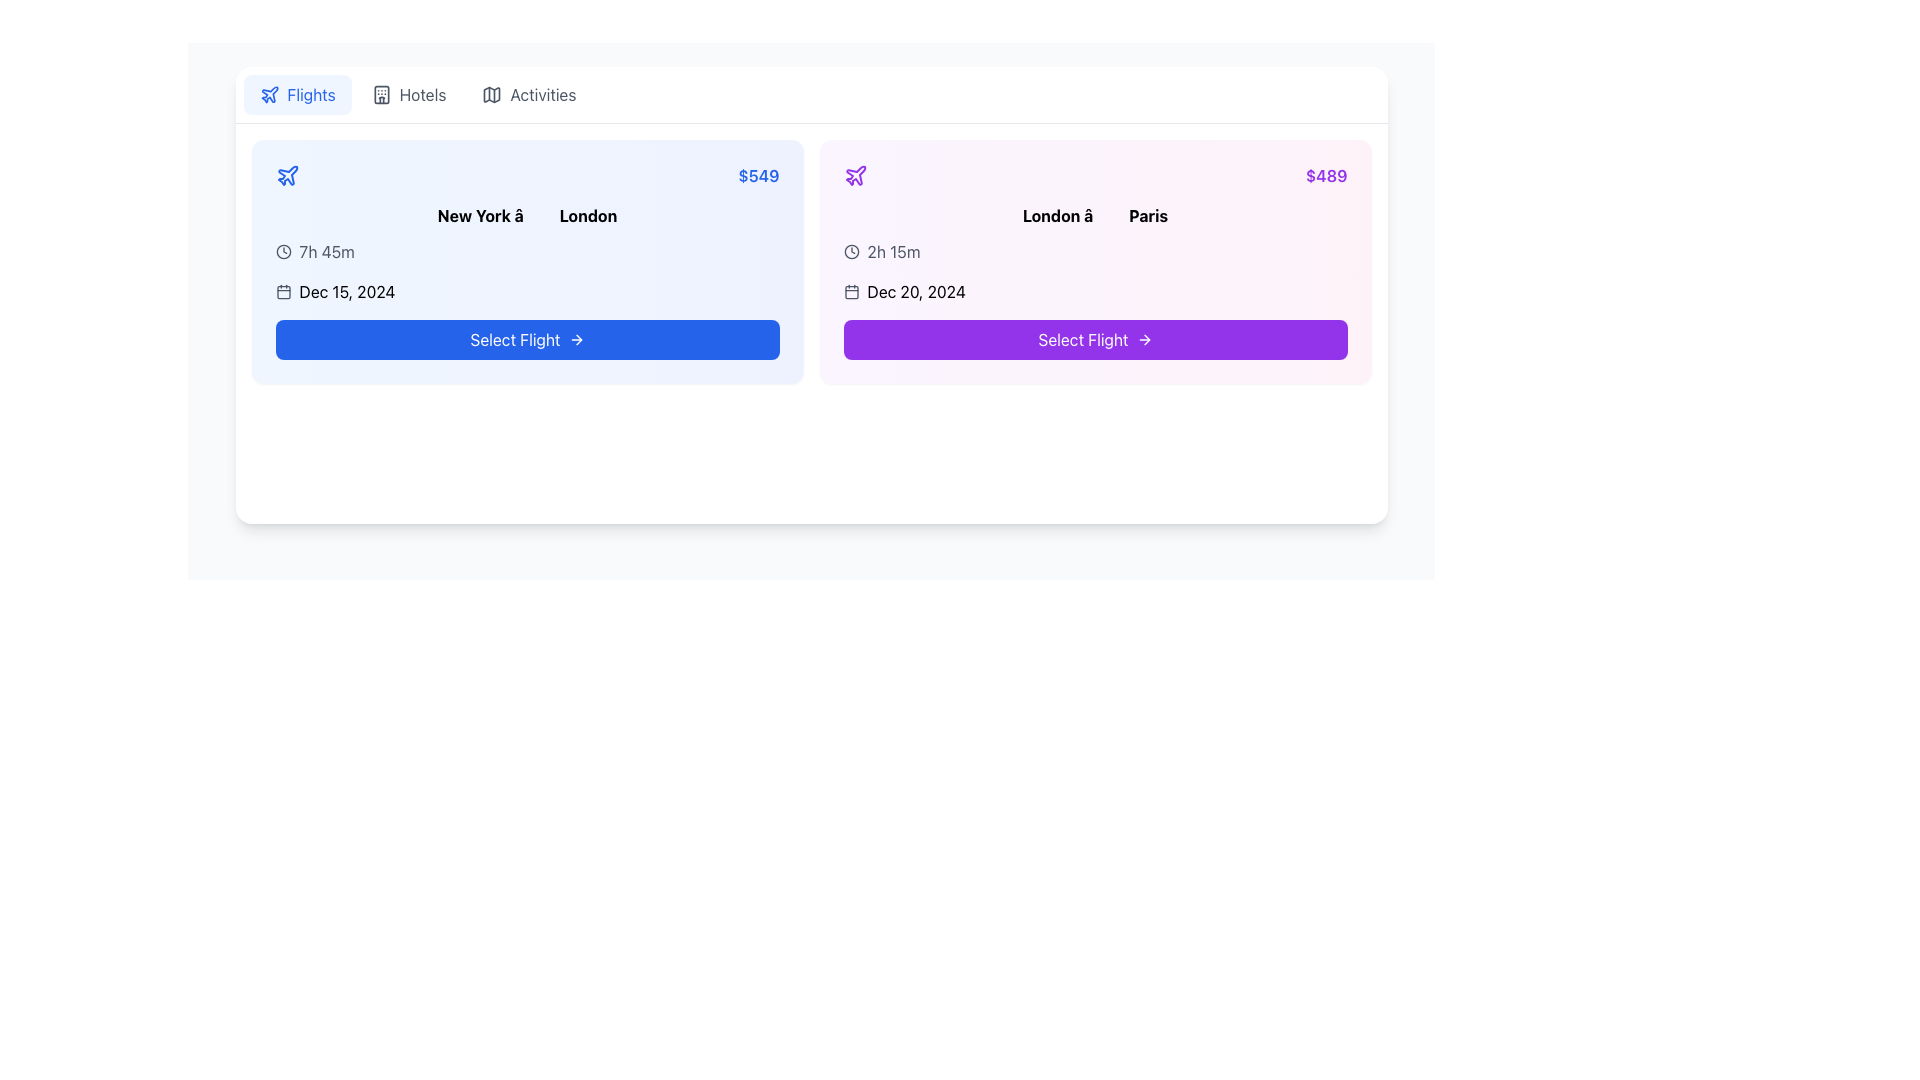  Describe the element at coordinates (577, 338) in the screenshot. I see `the icon on the 'Select Flight' button, which indicates forward navigation and is positioned on the right end of the button for the flight option from 'New York' to 'London'` at that location.